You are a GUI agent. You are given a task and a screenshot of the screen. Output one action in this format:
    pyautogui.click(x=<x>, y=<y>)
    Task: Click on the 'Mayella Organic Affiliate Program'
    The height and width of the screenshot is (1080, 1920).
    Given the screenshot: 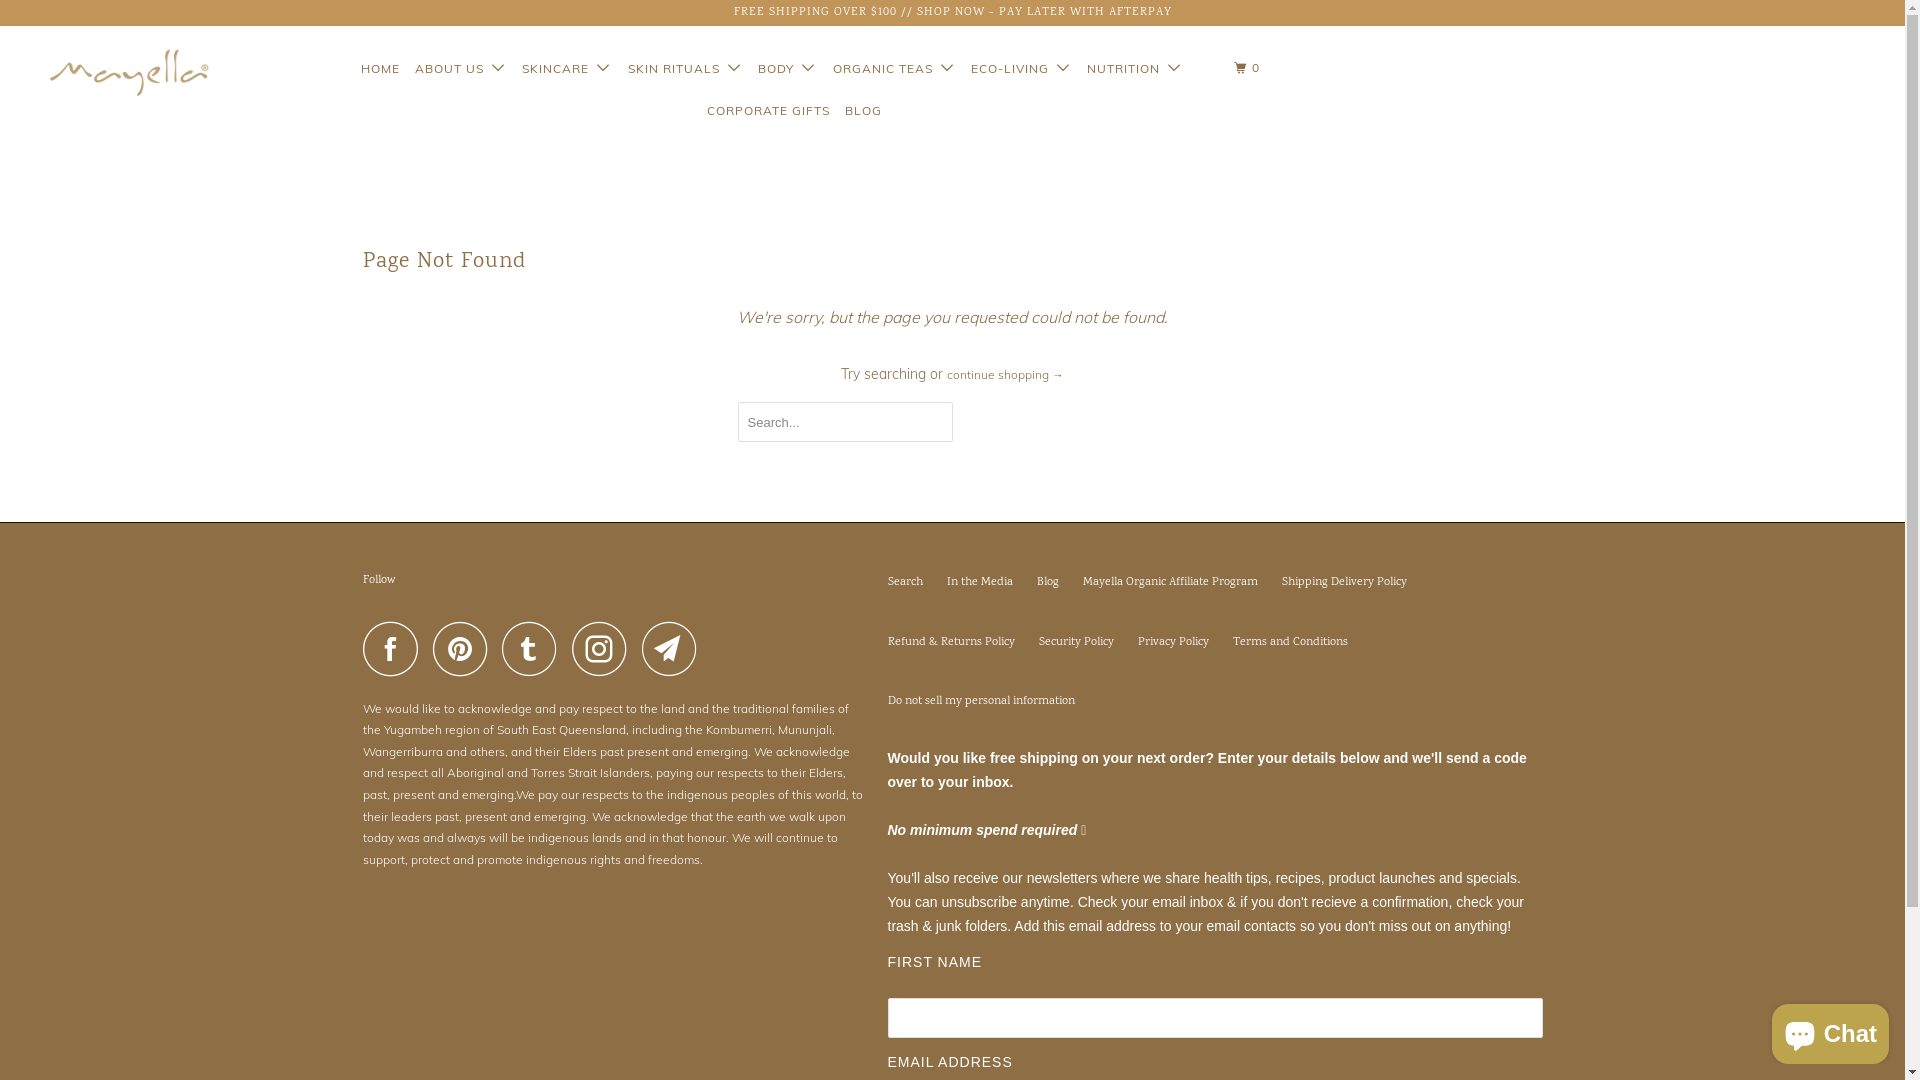 What is the action you would take?
    pyautogui.click(x=1080, y=582)
    